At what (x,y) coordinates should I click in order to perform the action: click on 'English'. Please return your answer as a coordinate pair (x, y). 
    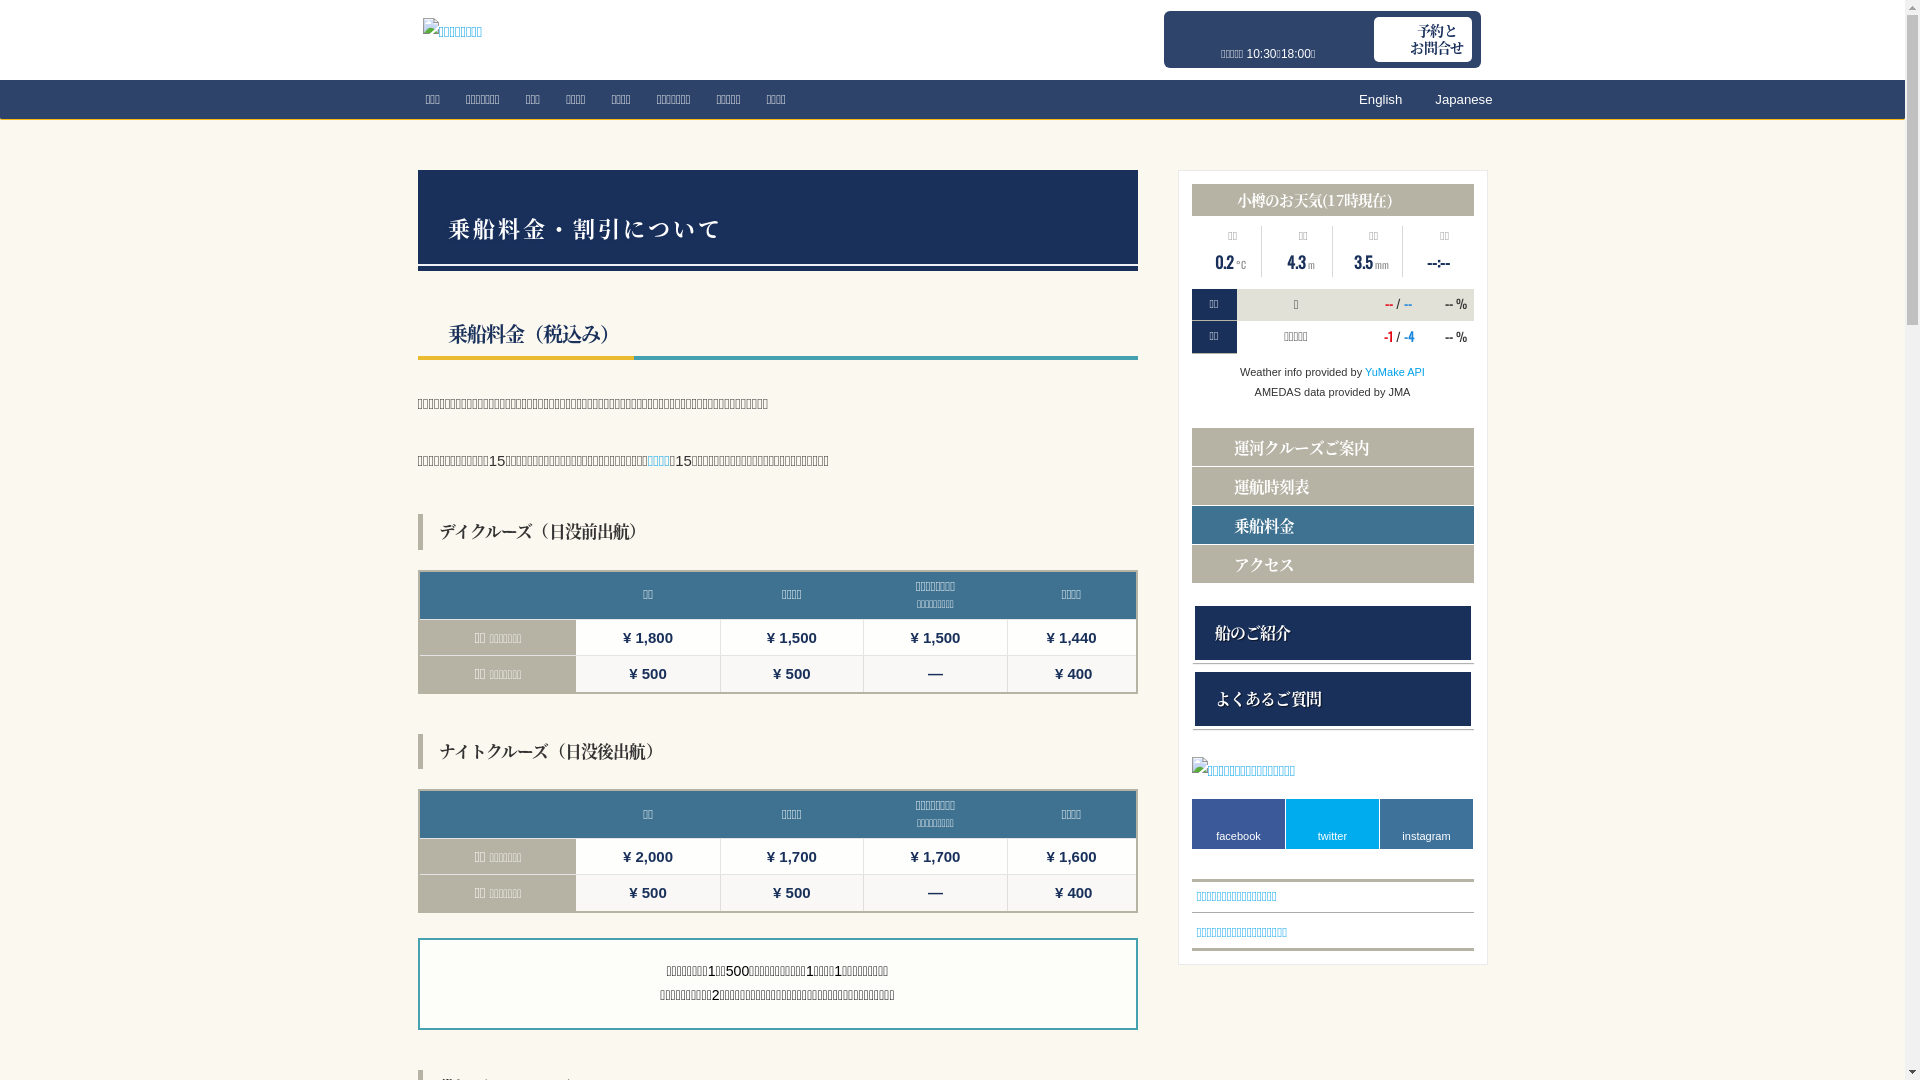
    Looking at the image, I should click on (1368, 100).